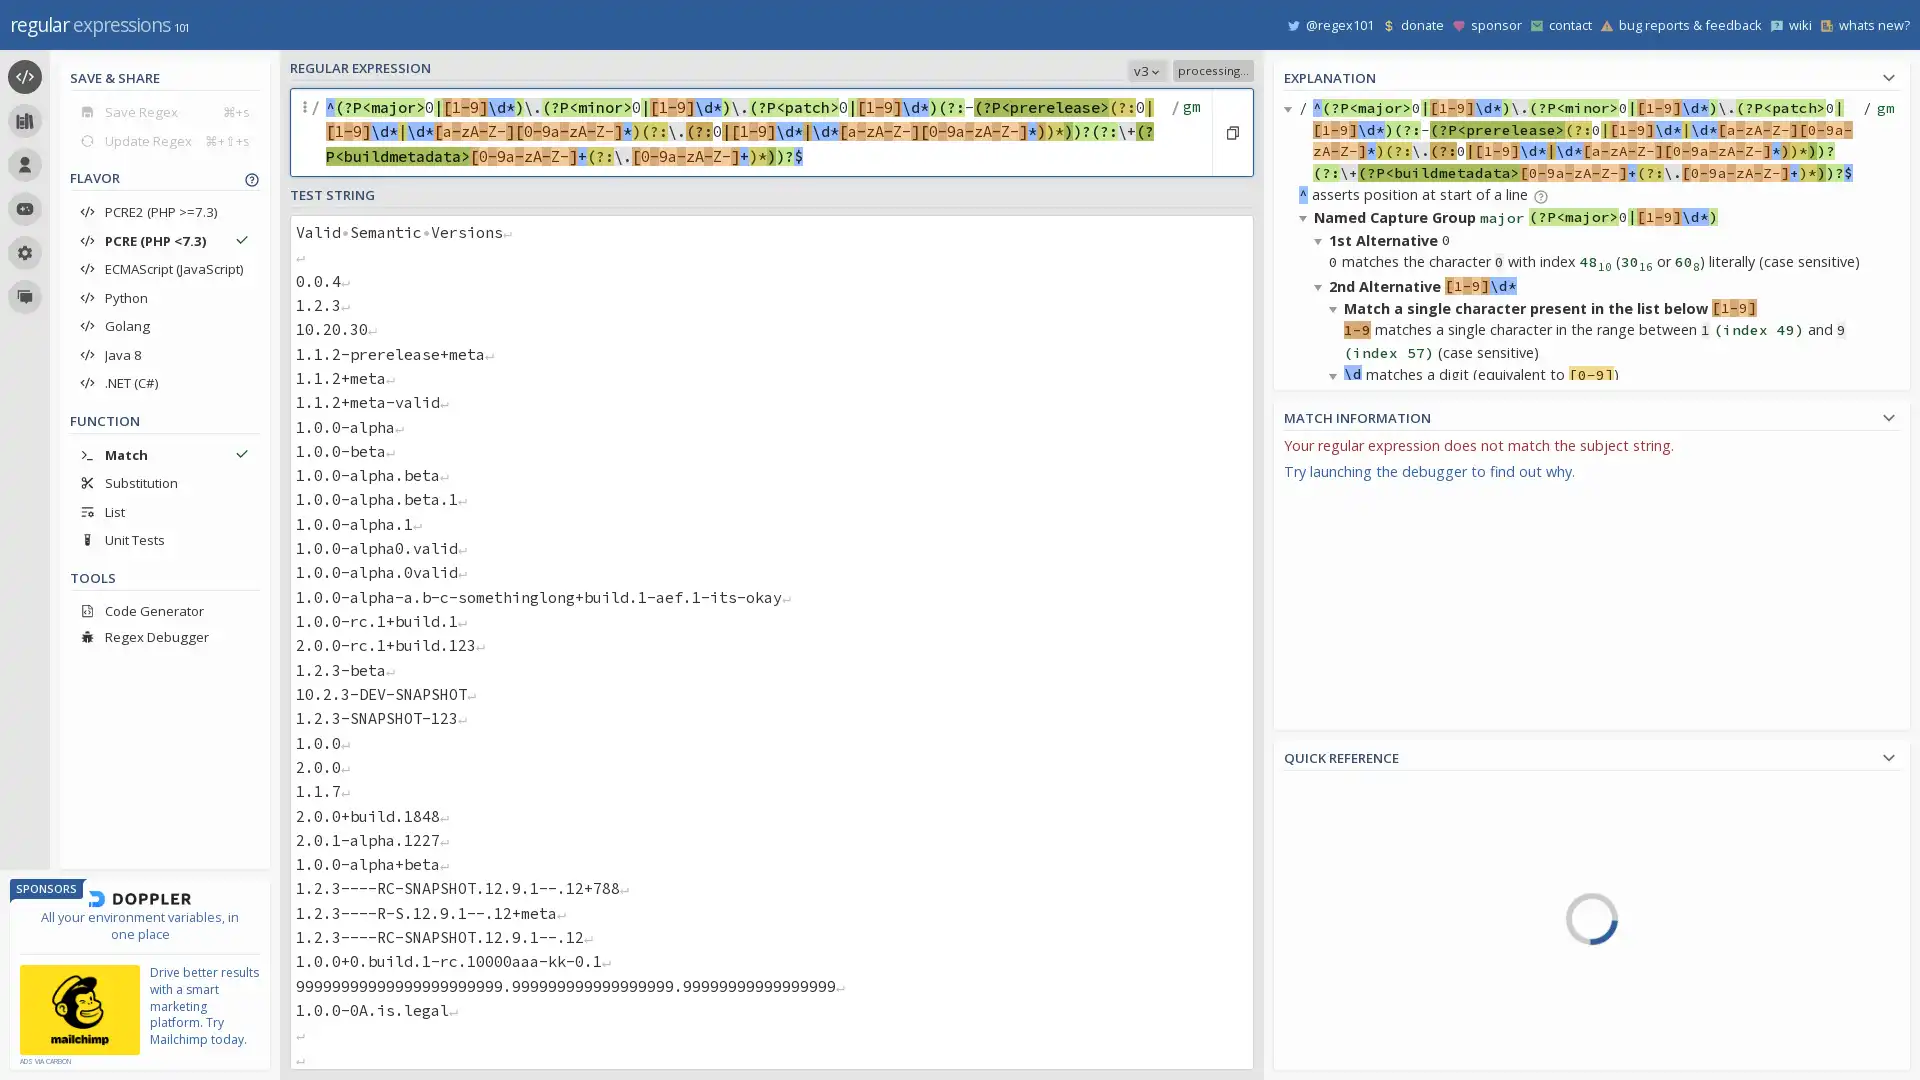 The width and height of the screenshot is (1920, 1080). What do you see at coordinates (1337, 824) in the screenshot?
I see `Group major` at bounding box center [1337, 824].